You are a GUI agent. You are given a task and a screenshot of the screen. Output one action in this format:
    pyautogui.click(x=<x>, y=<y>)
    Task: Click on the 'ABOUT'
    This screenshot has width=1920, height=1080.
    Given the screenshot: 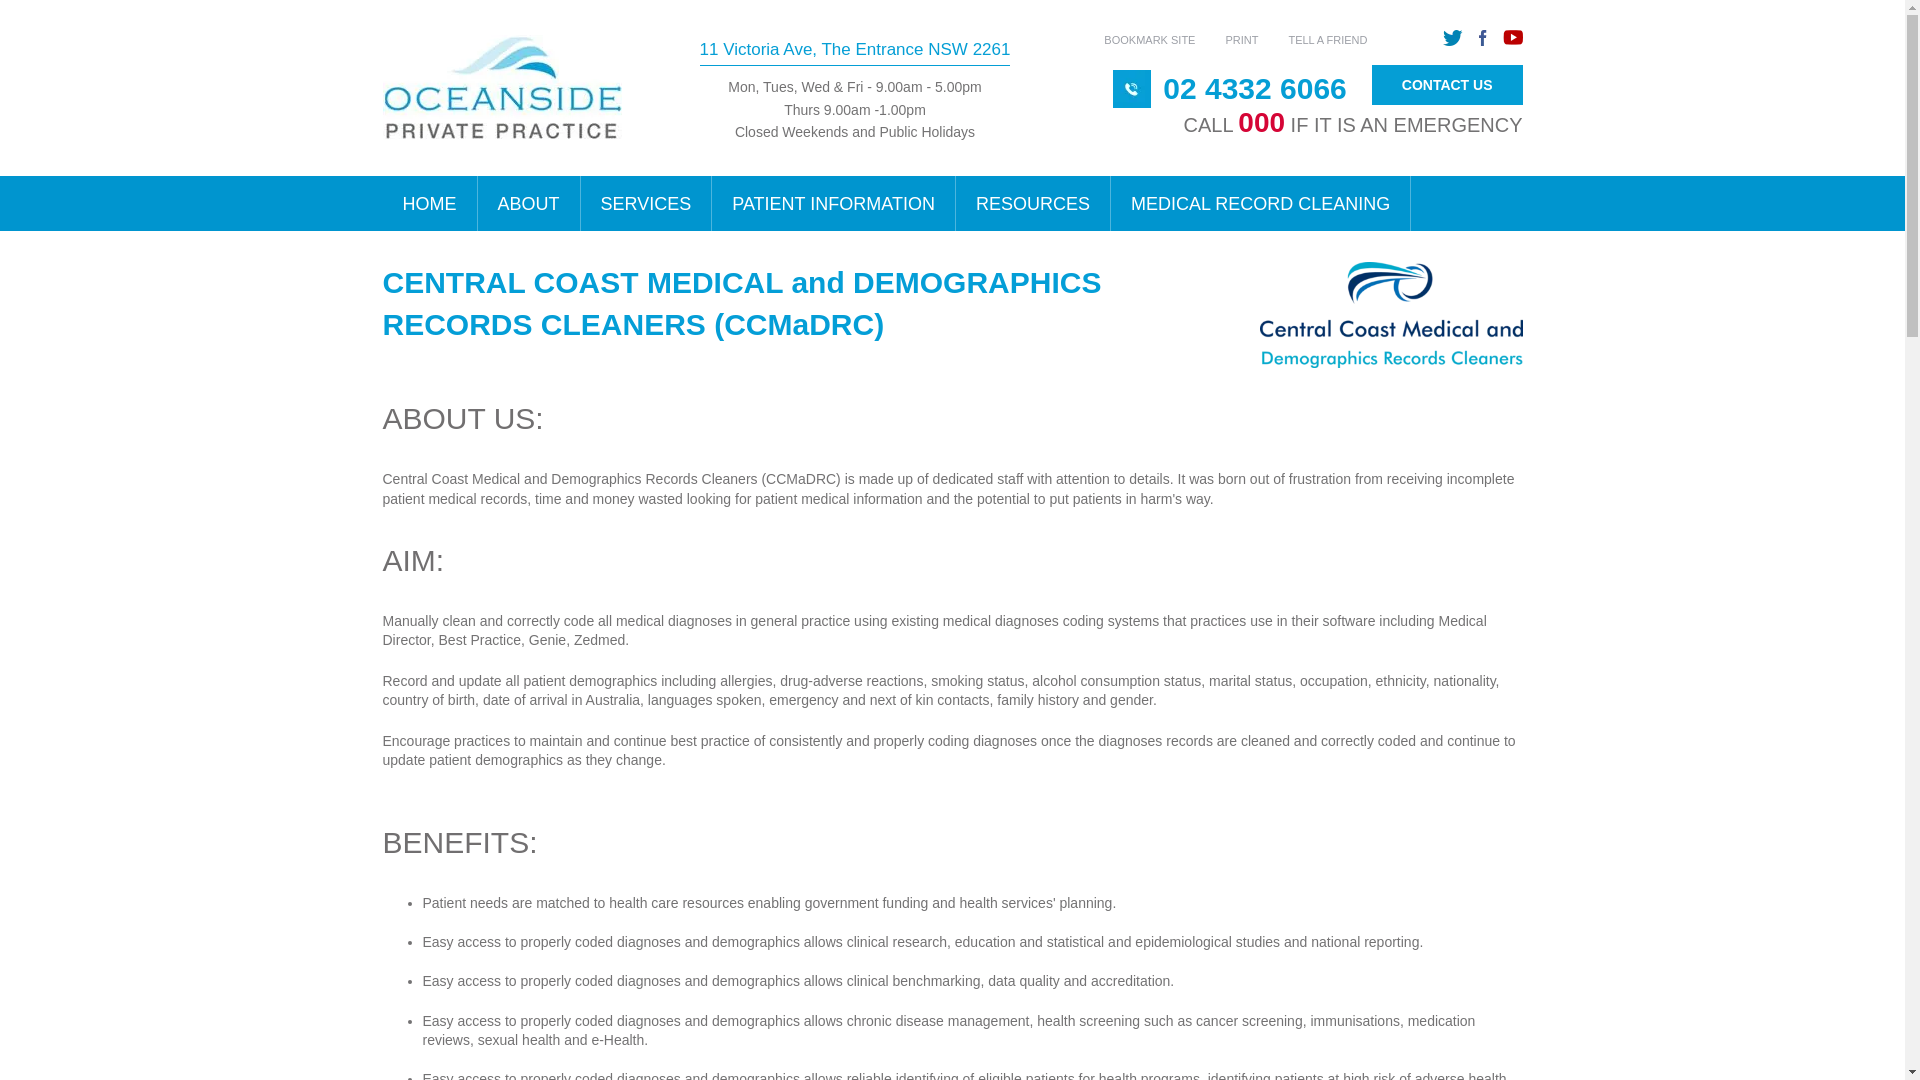 What is the action you would take?
    pyautogui.click(x=529, y=203)
    